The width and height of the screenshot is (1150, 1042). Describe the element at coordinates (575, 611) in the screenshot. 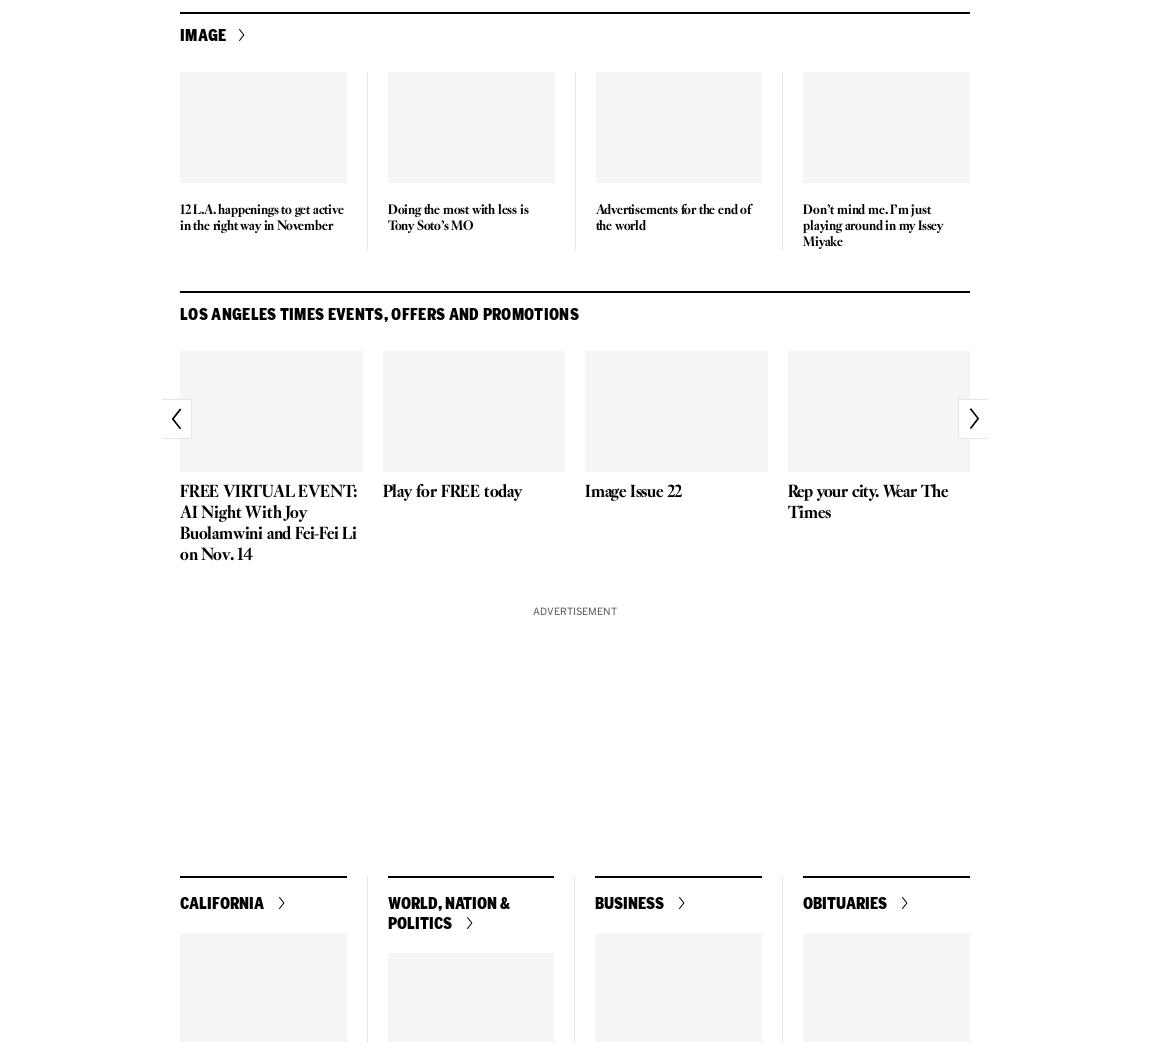

I see `'Advertisement'` at that location.